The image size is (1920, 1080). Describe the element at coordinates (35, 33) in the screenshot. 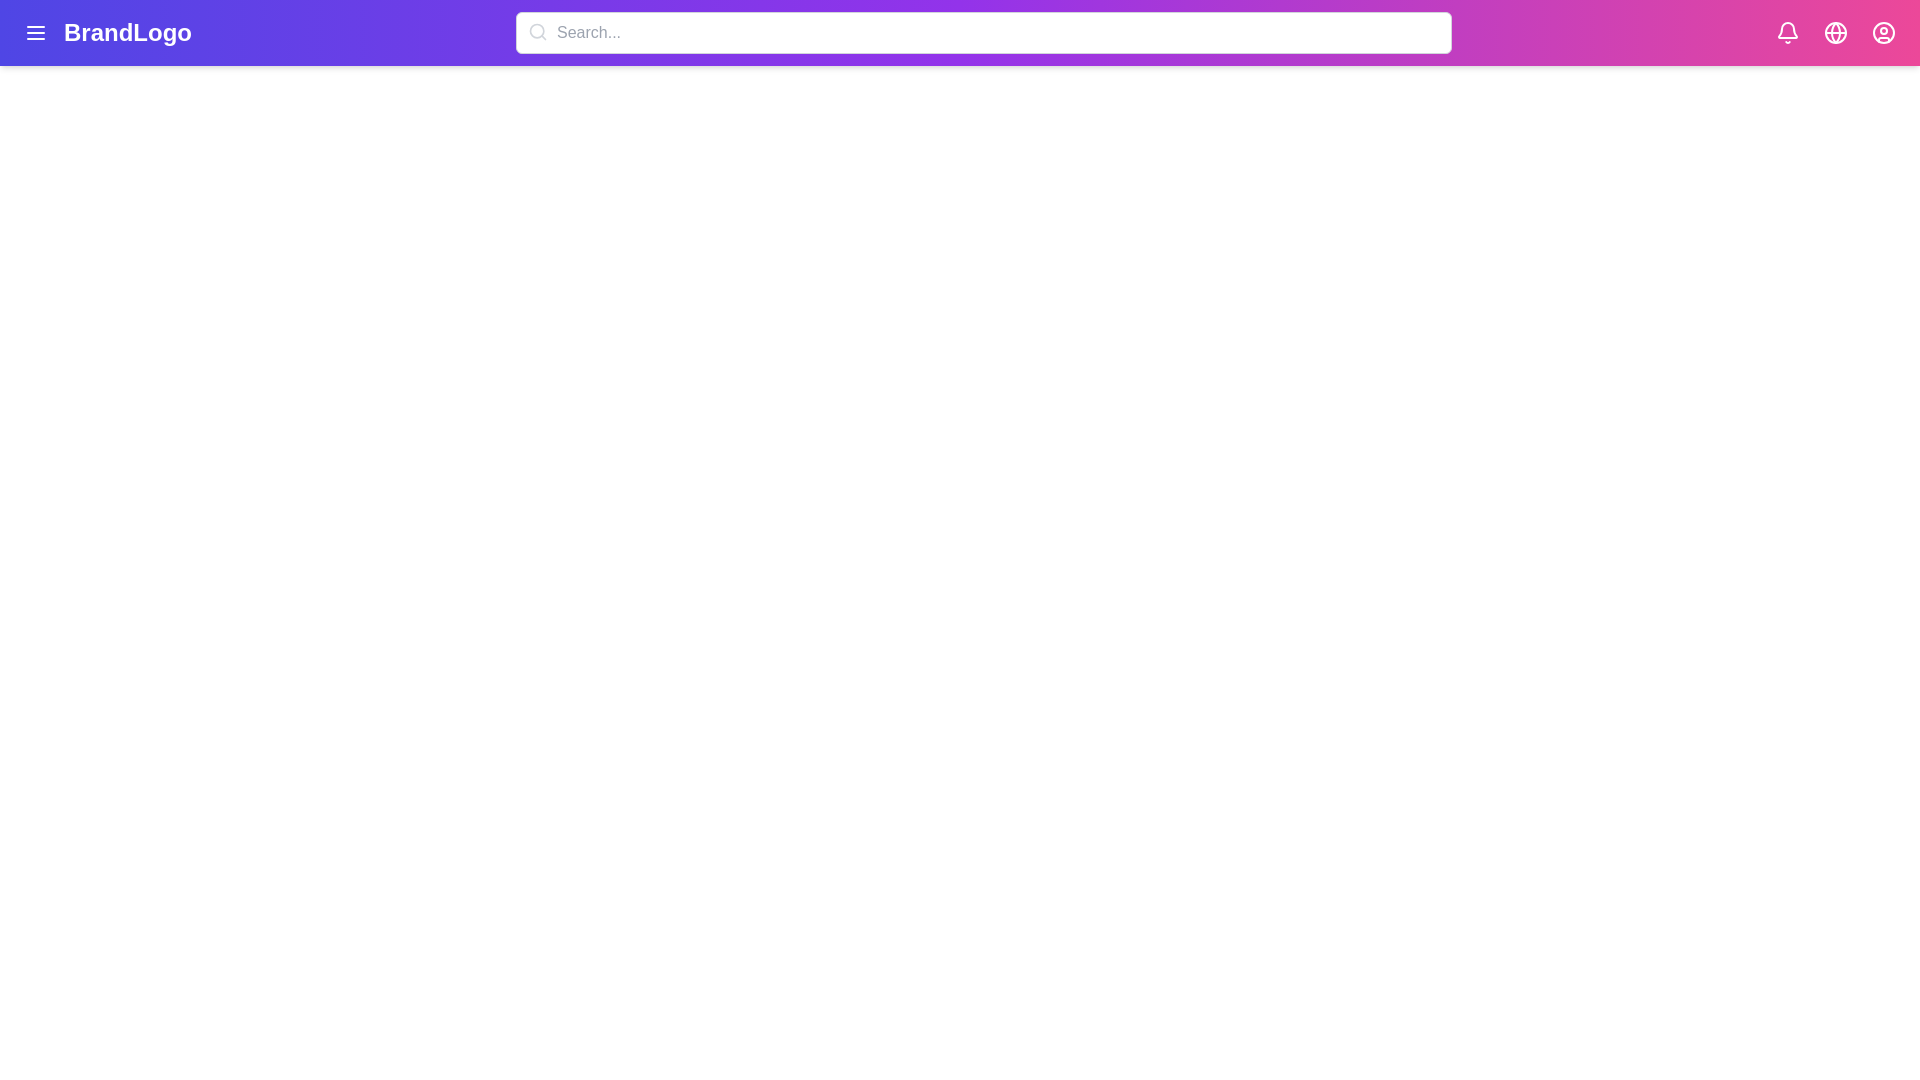

I see `the minimalistic menu icon button, which is represented by three horizontal white lines` at that location.